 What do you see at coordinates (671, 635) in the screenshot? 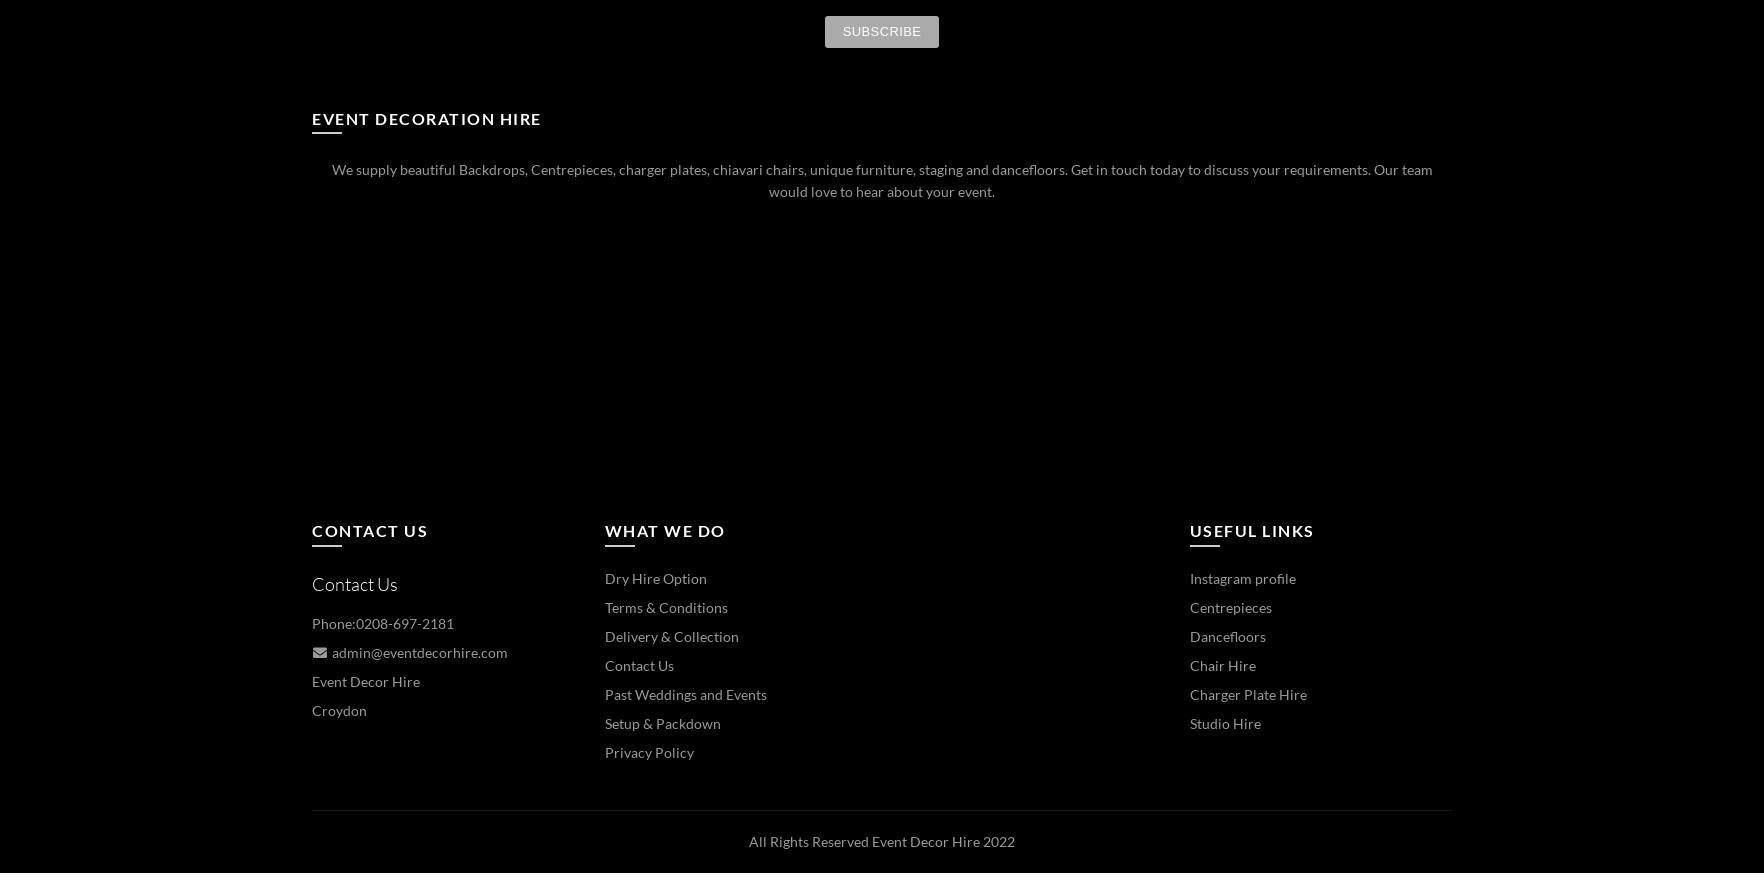
I see `'Delivery & Collection'` at bounding box center [671, 635].